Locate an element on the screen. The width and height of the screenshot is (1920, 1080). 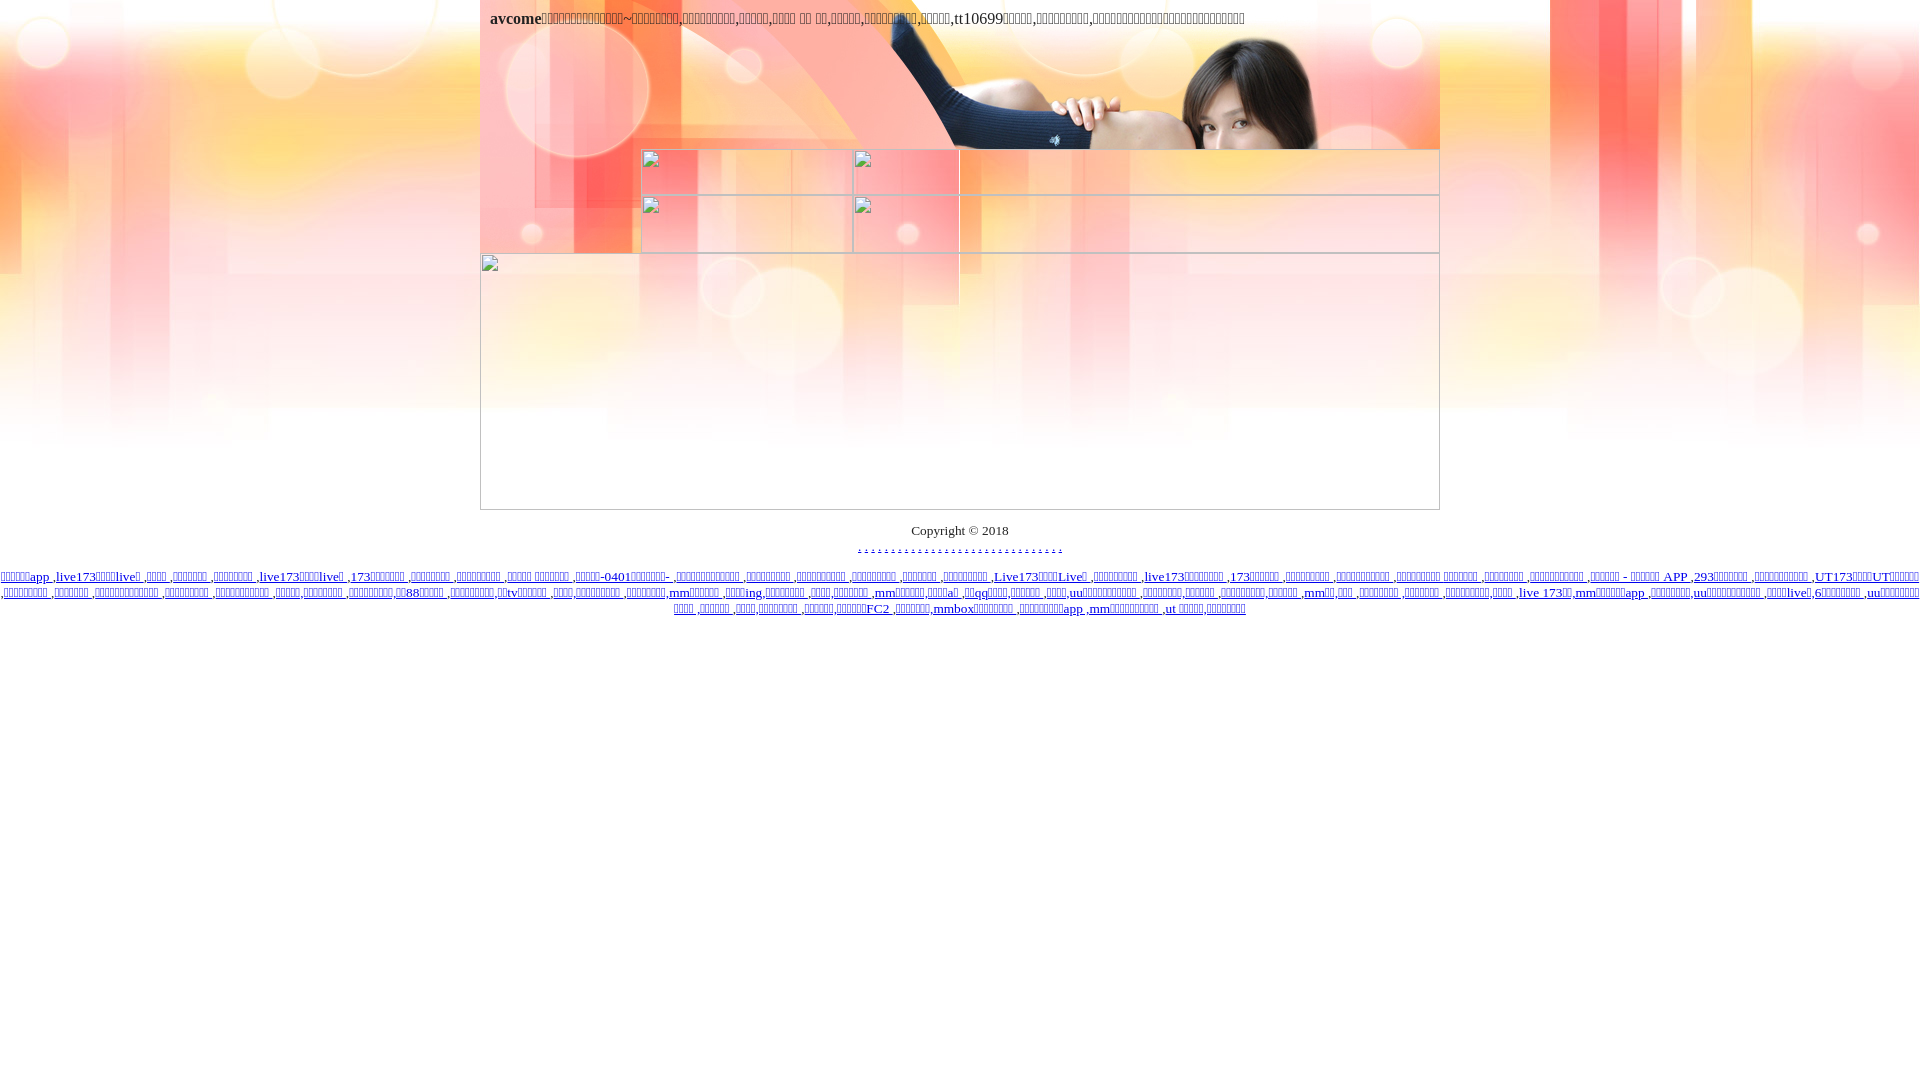
'.' is located at coordinates (958, 546).